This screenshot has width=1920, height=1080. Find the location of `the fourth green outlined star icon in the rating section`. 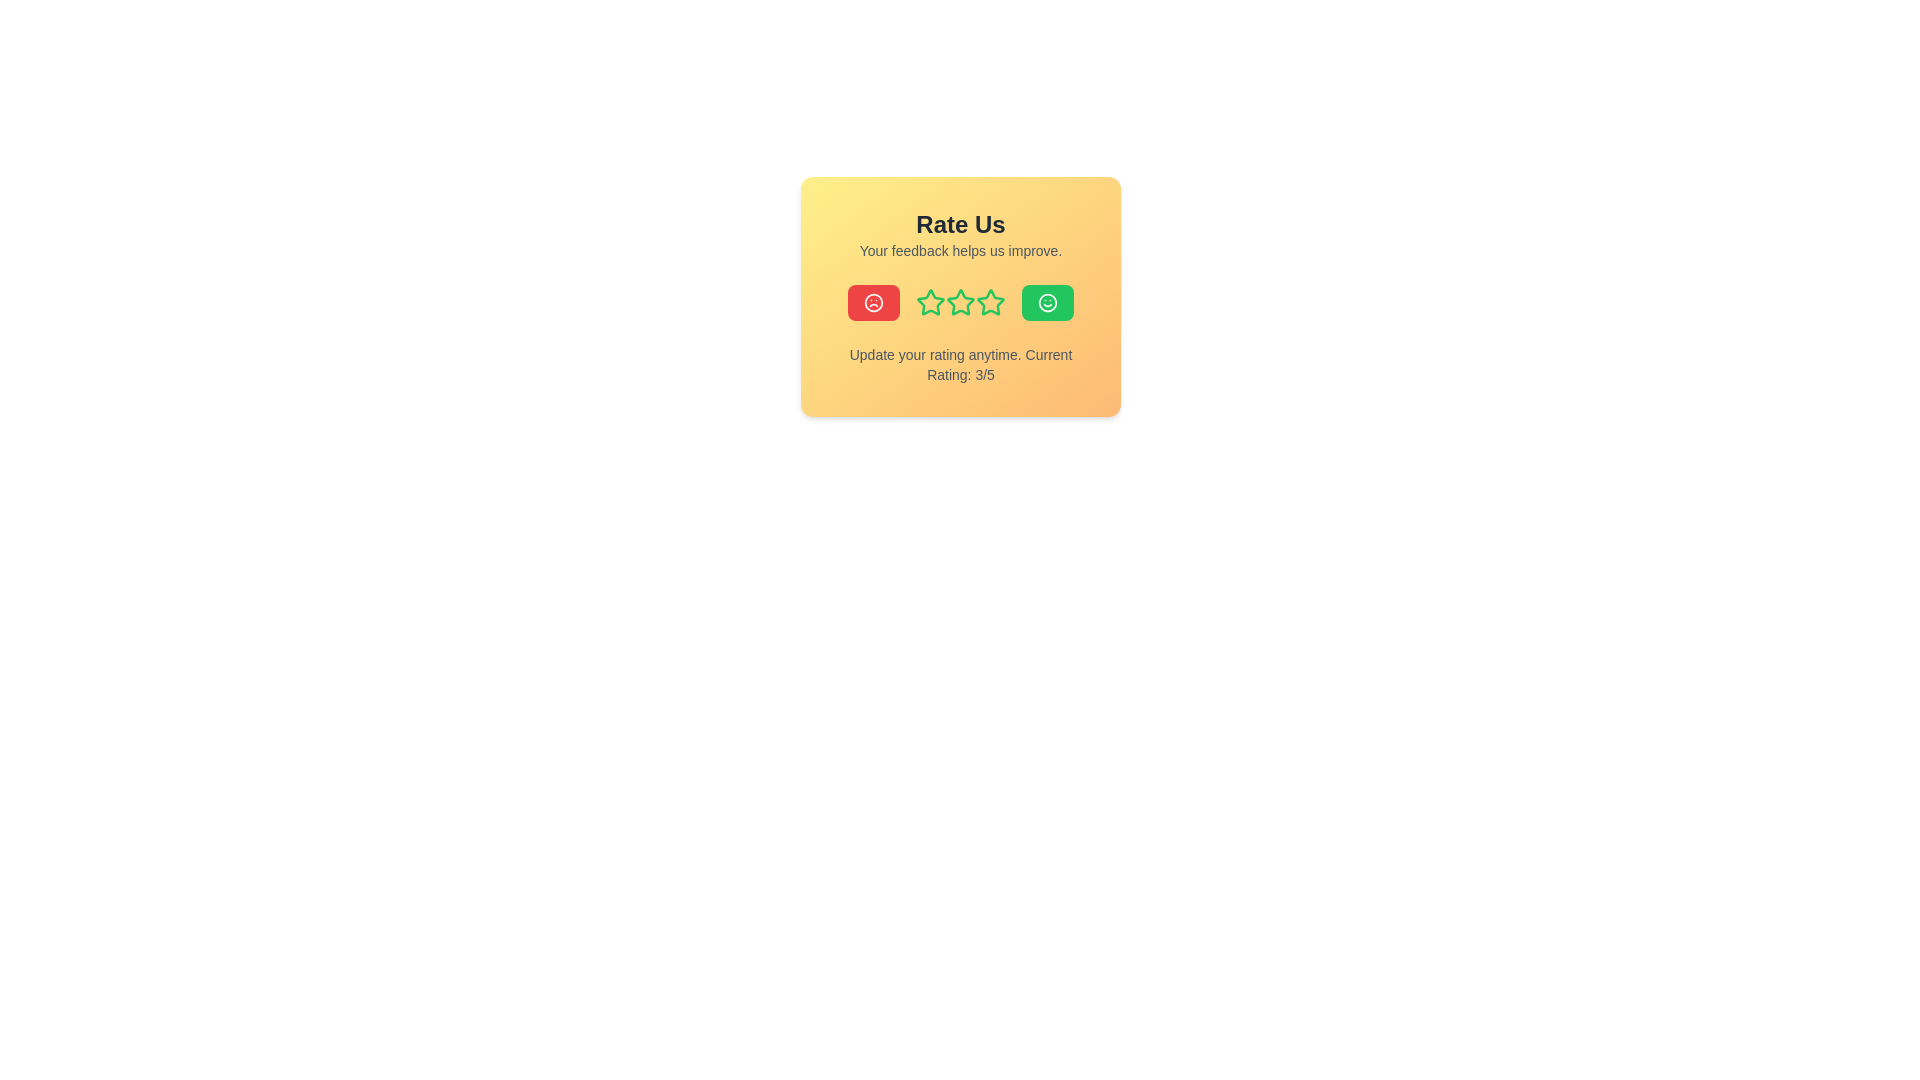

the fourth green outlined star icon in the rating section is located at coordinates (990, 303).